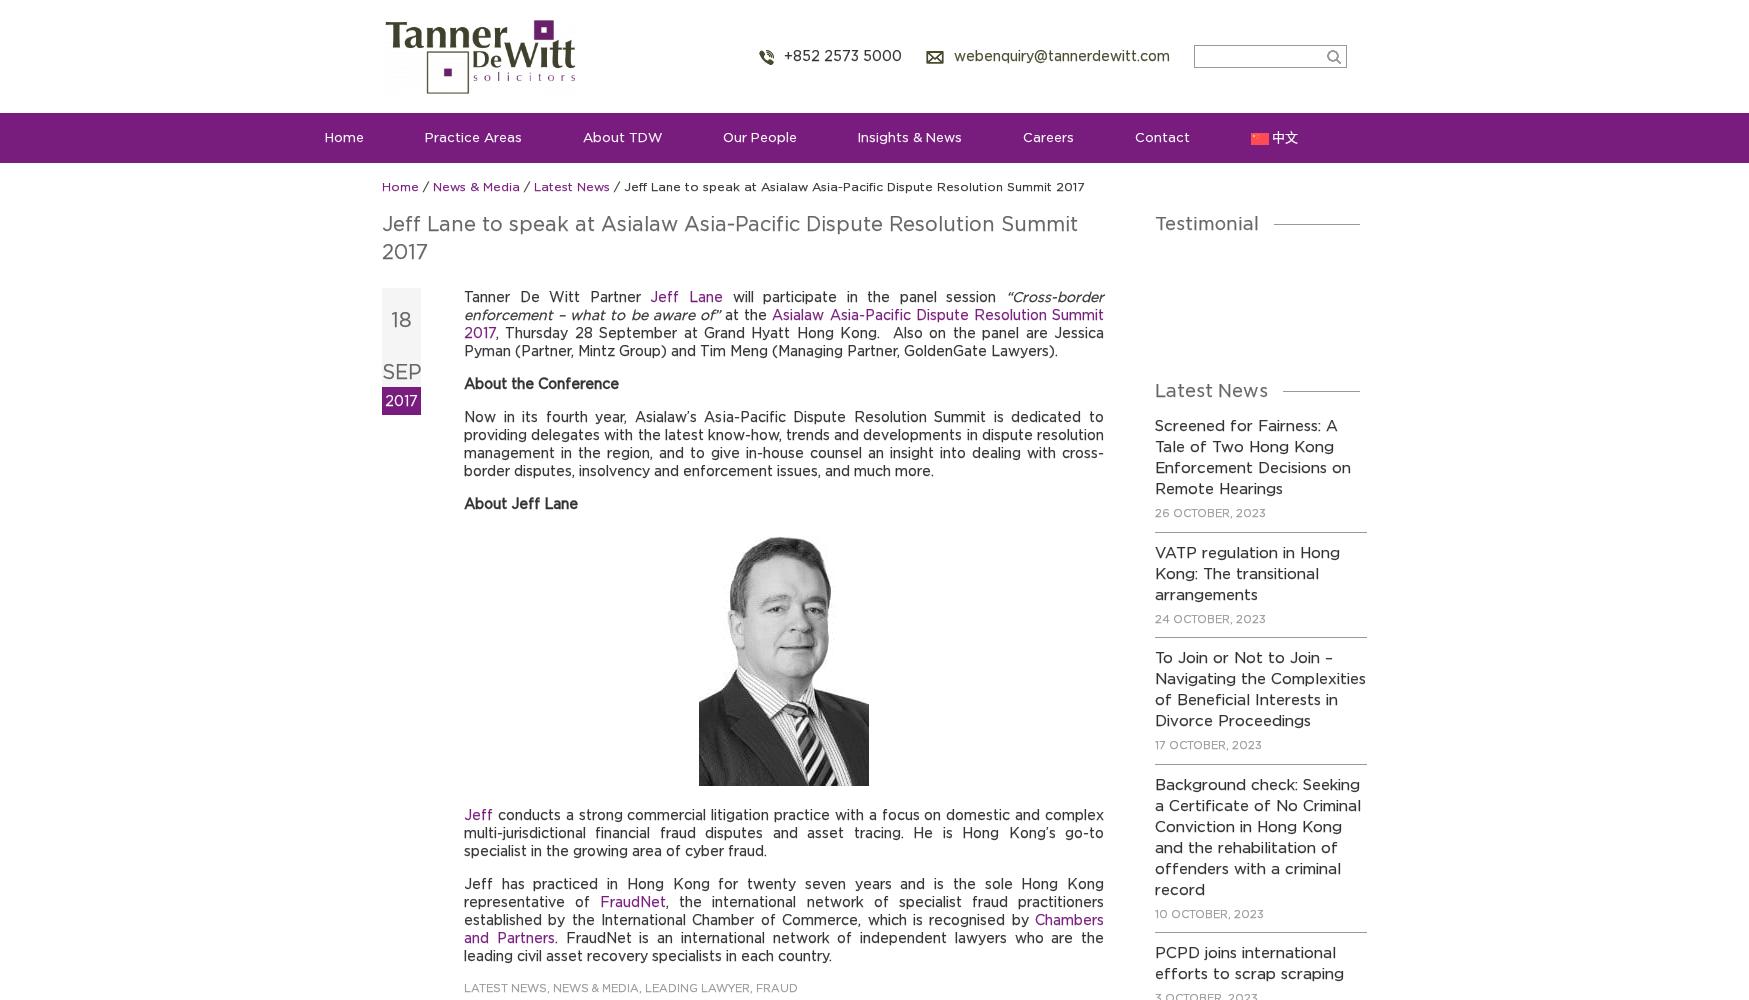 Image resolution: width=1749 pixels, height=1000 pixels. I want to click on 'Tanner De Witt is the best in the field of restructuring and insolvency.', so click(1258, 303).